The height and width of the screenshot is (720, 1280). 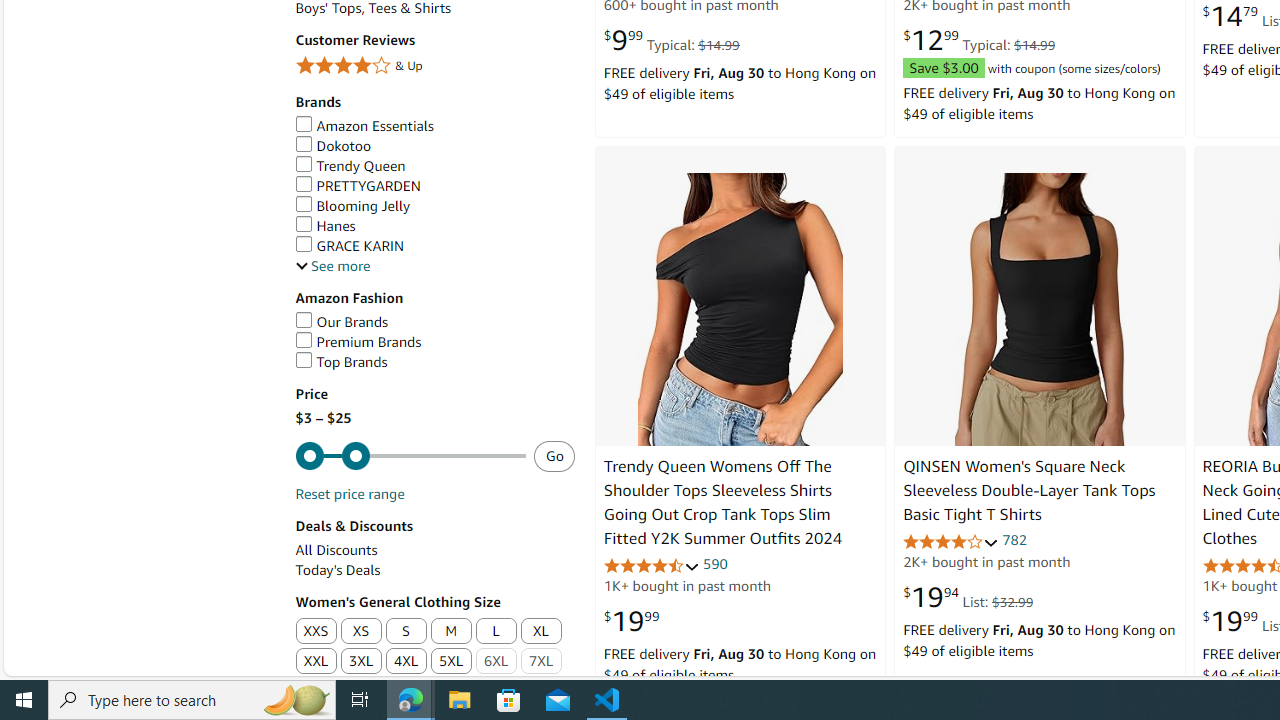 I want to click on 'Today', so click(x=433, y=570).